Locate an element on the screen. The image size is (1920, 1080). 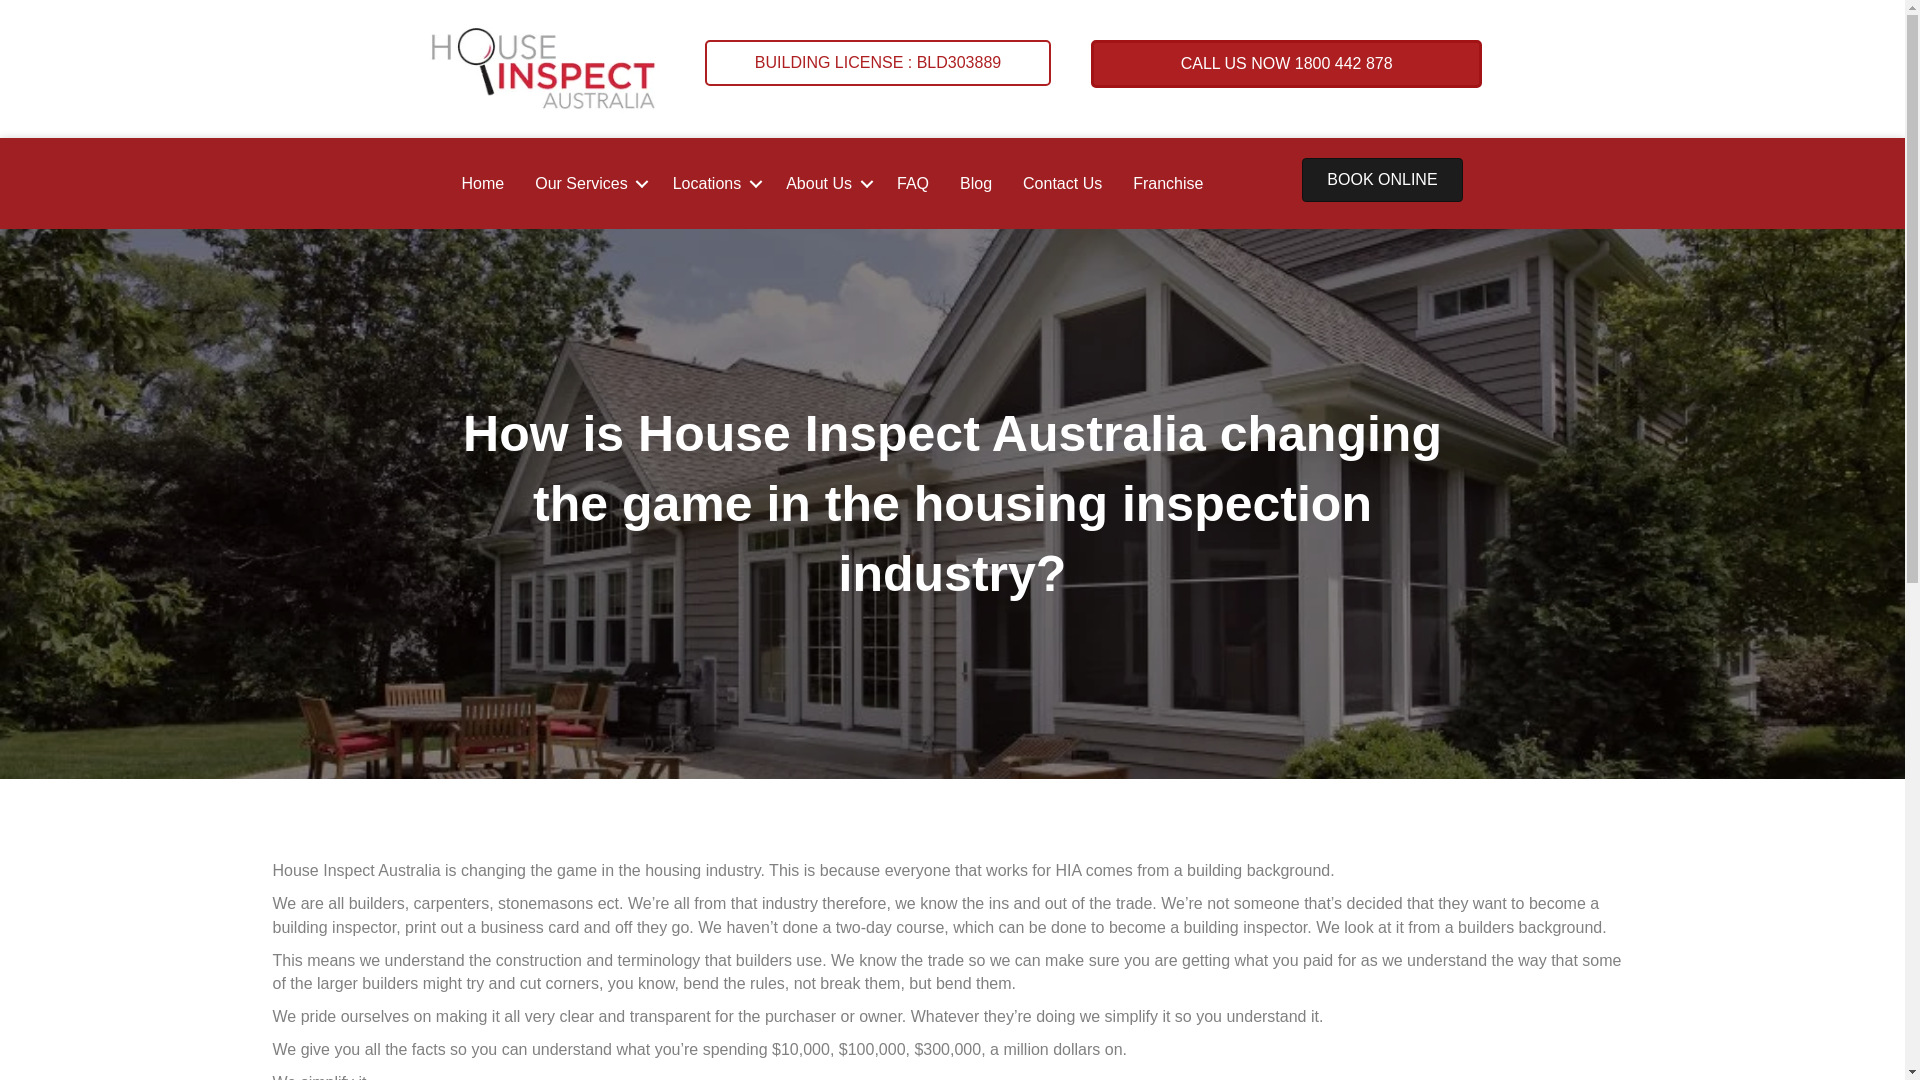
'CALL US NOW 1800 442 878' is located at coordinates (1286, 63).